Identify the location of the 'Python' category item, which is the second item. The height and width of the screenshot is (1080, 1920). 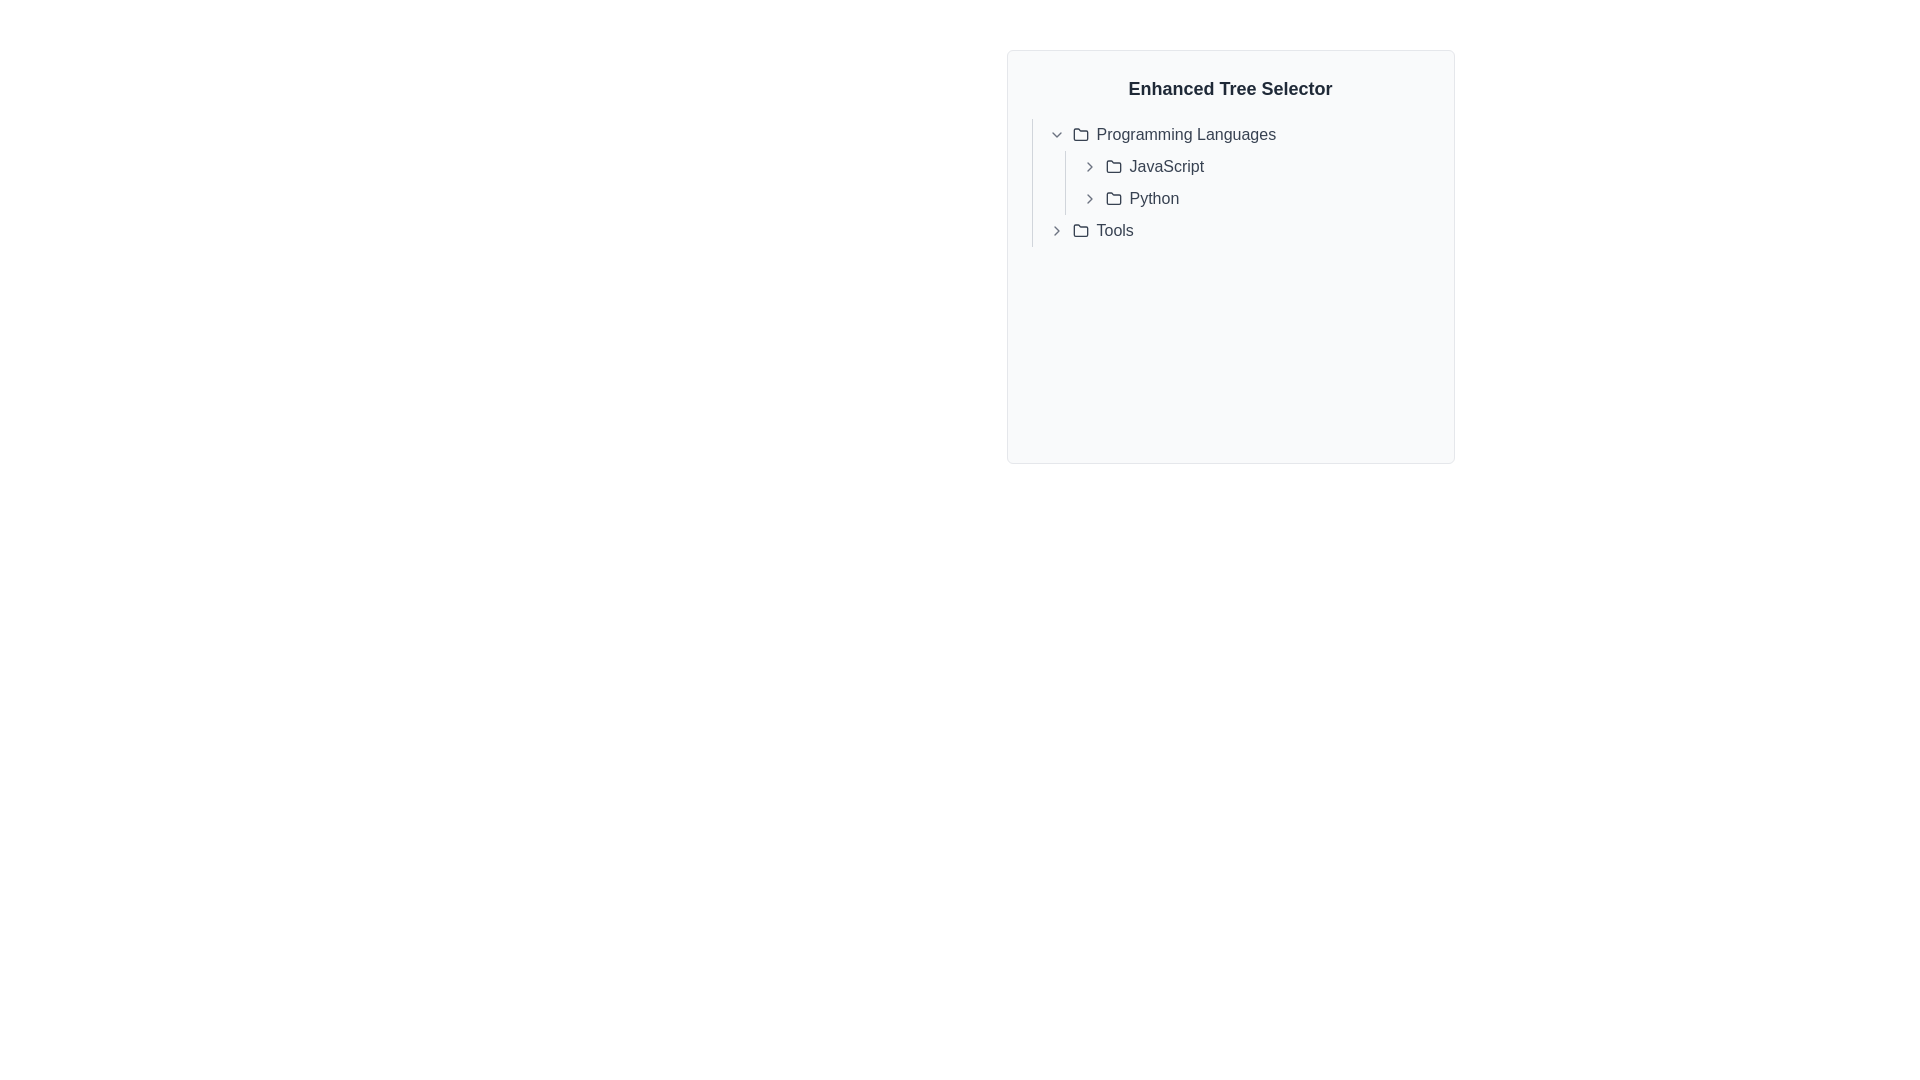
(1254, 199).